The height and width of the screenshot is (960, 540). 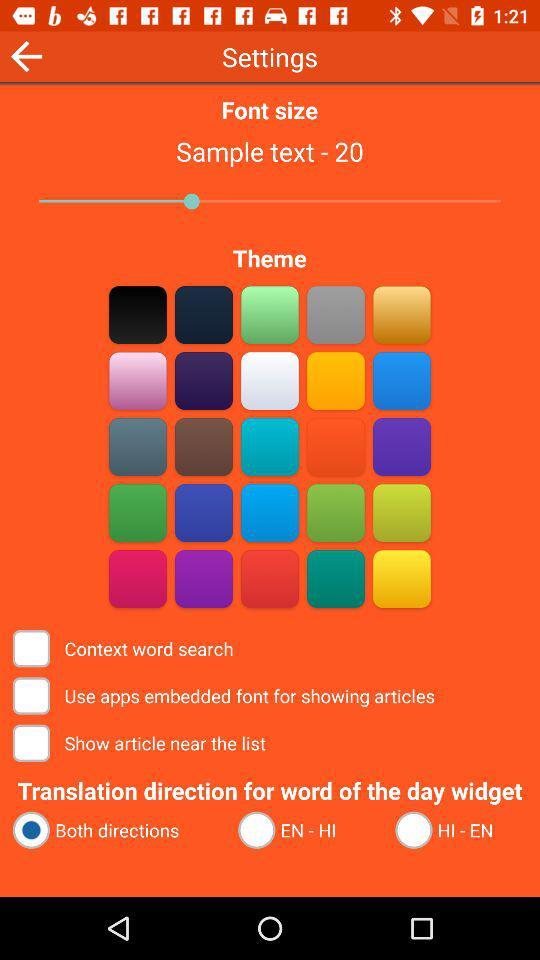 What do you see at coordinates (335, 446) in the screenshot?
I see `orange square button color theme option` at bounding box center [335, 446].